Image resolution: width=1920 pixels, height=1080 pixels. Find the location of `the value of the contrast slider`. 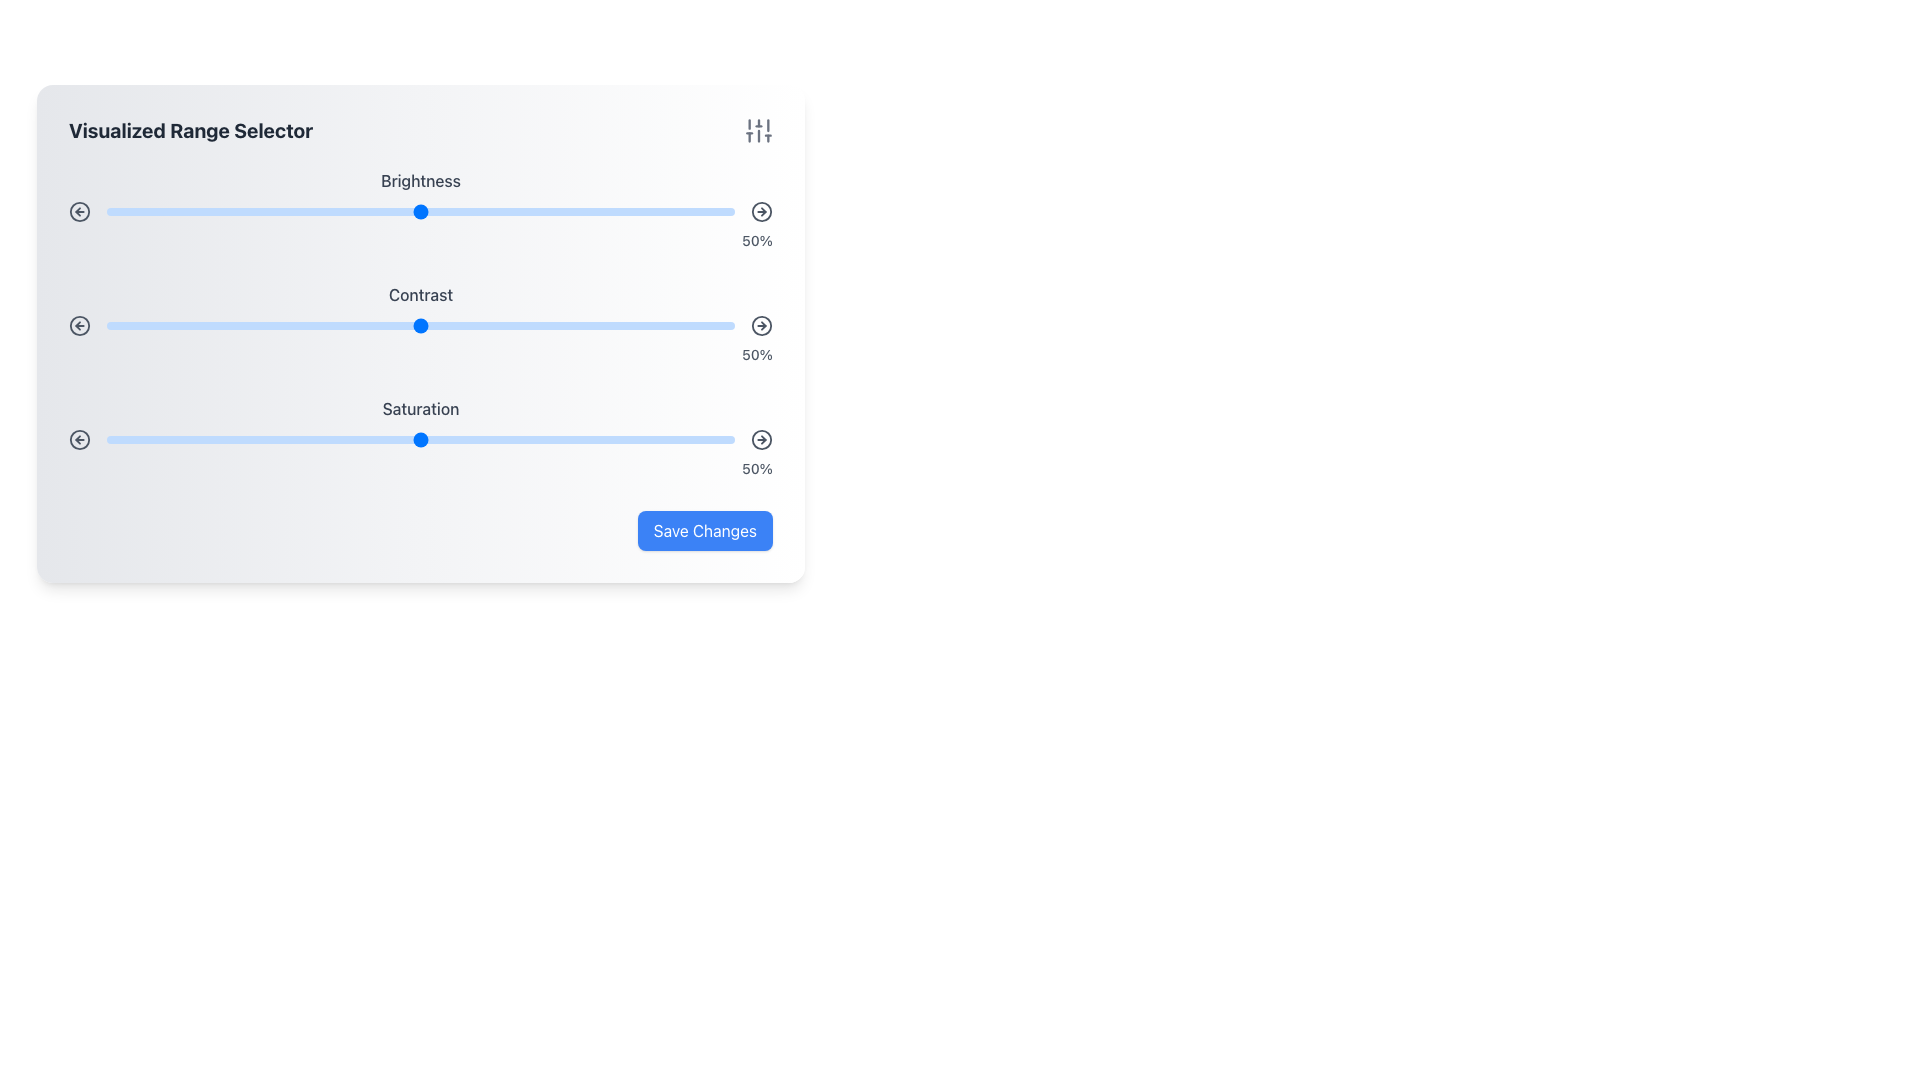

the value of the contrast slider is located at coordinates (583, 325).